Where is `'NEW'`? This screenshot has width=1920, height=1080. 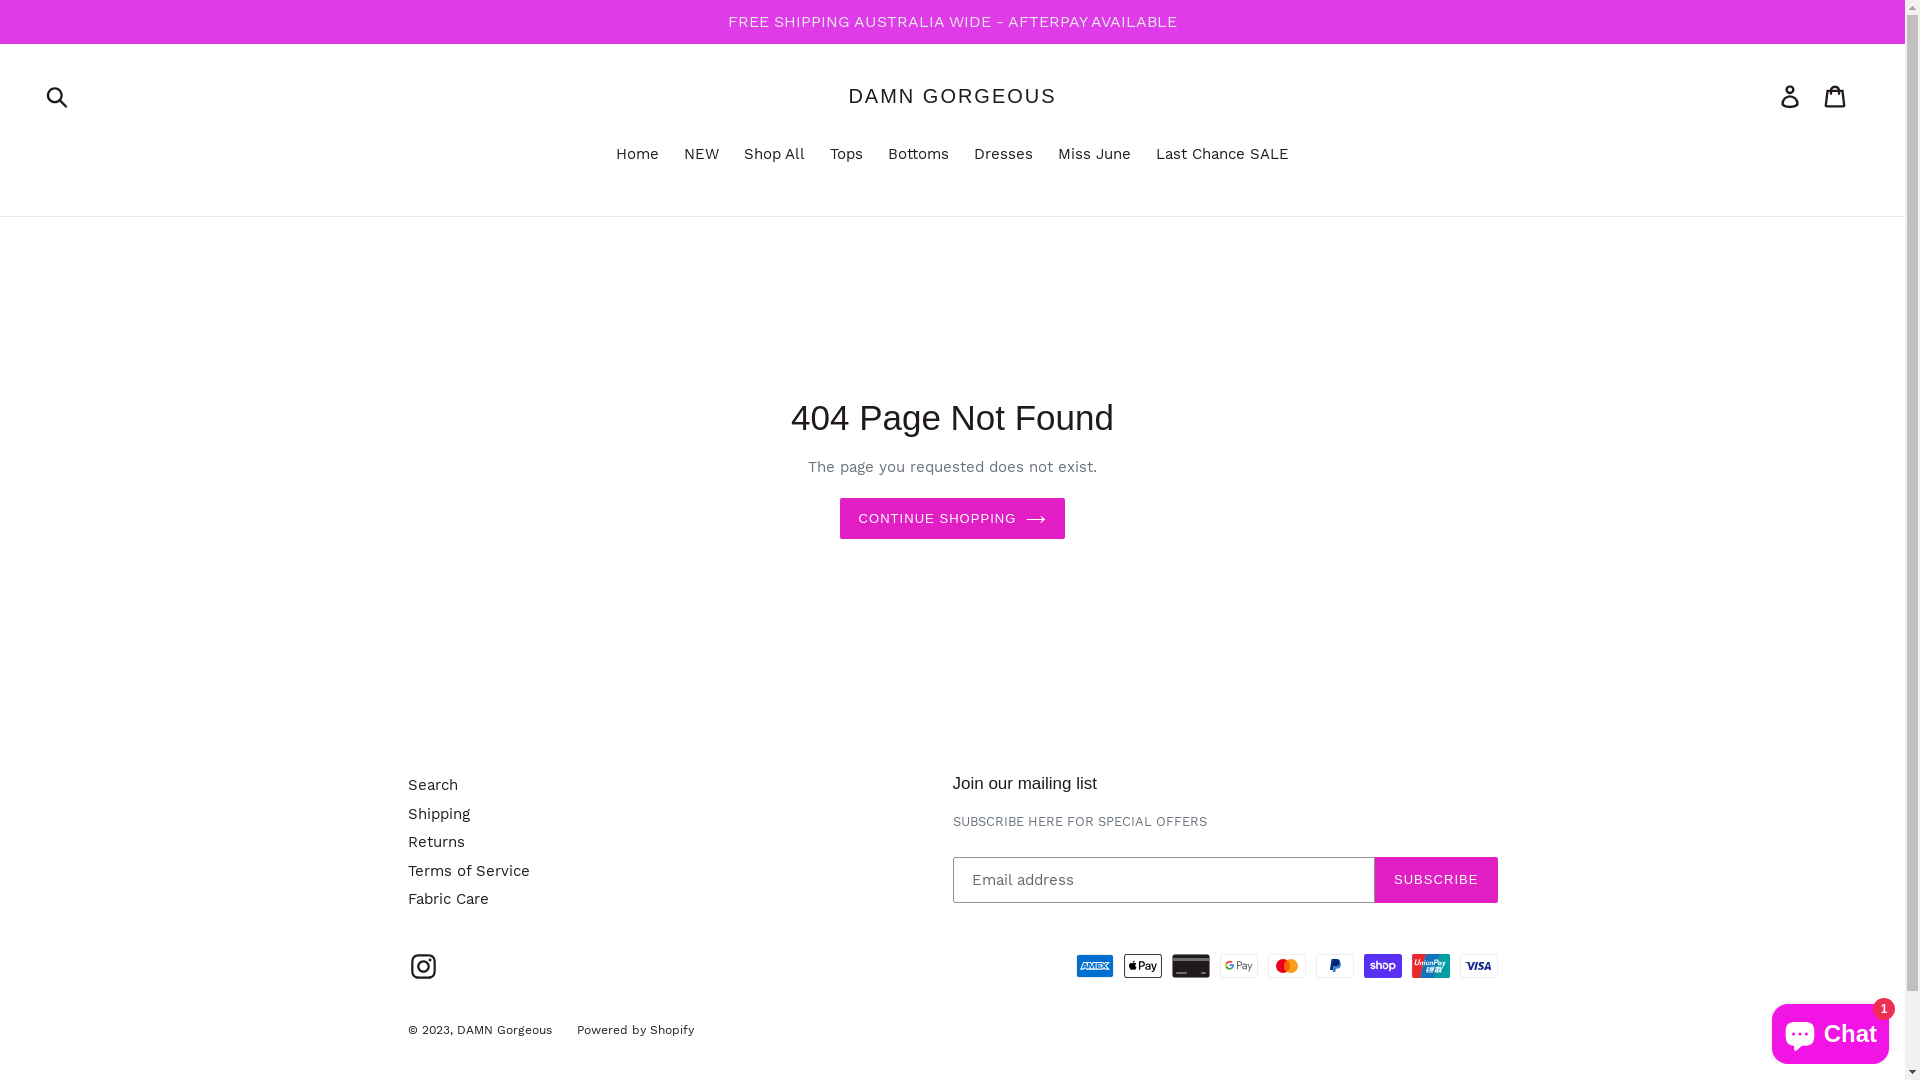 'NEW' is located at coordinates (701, 154).